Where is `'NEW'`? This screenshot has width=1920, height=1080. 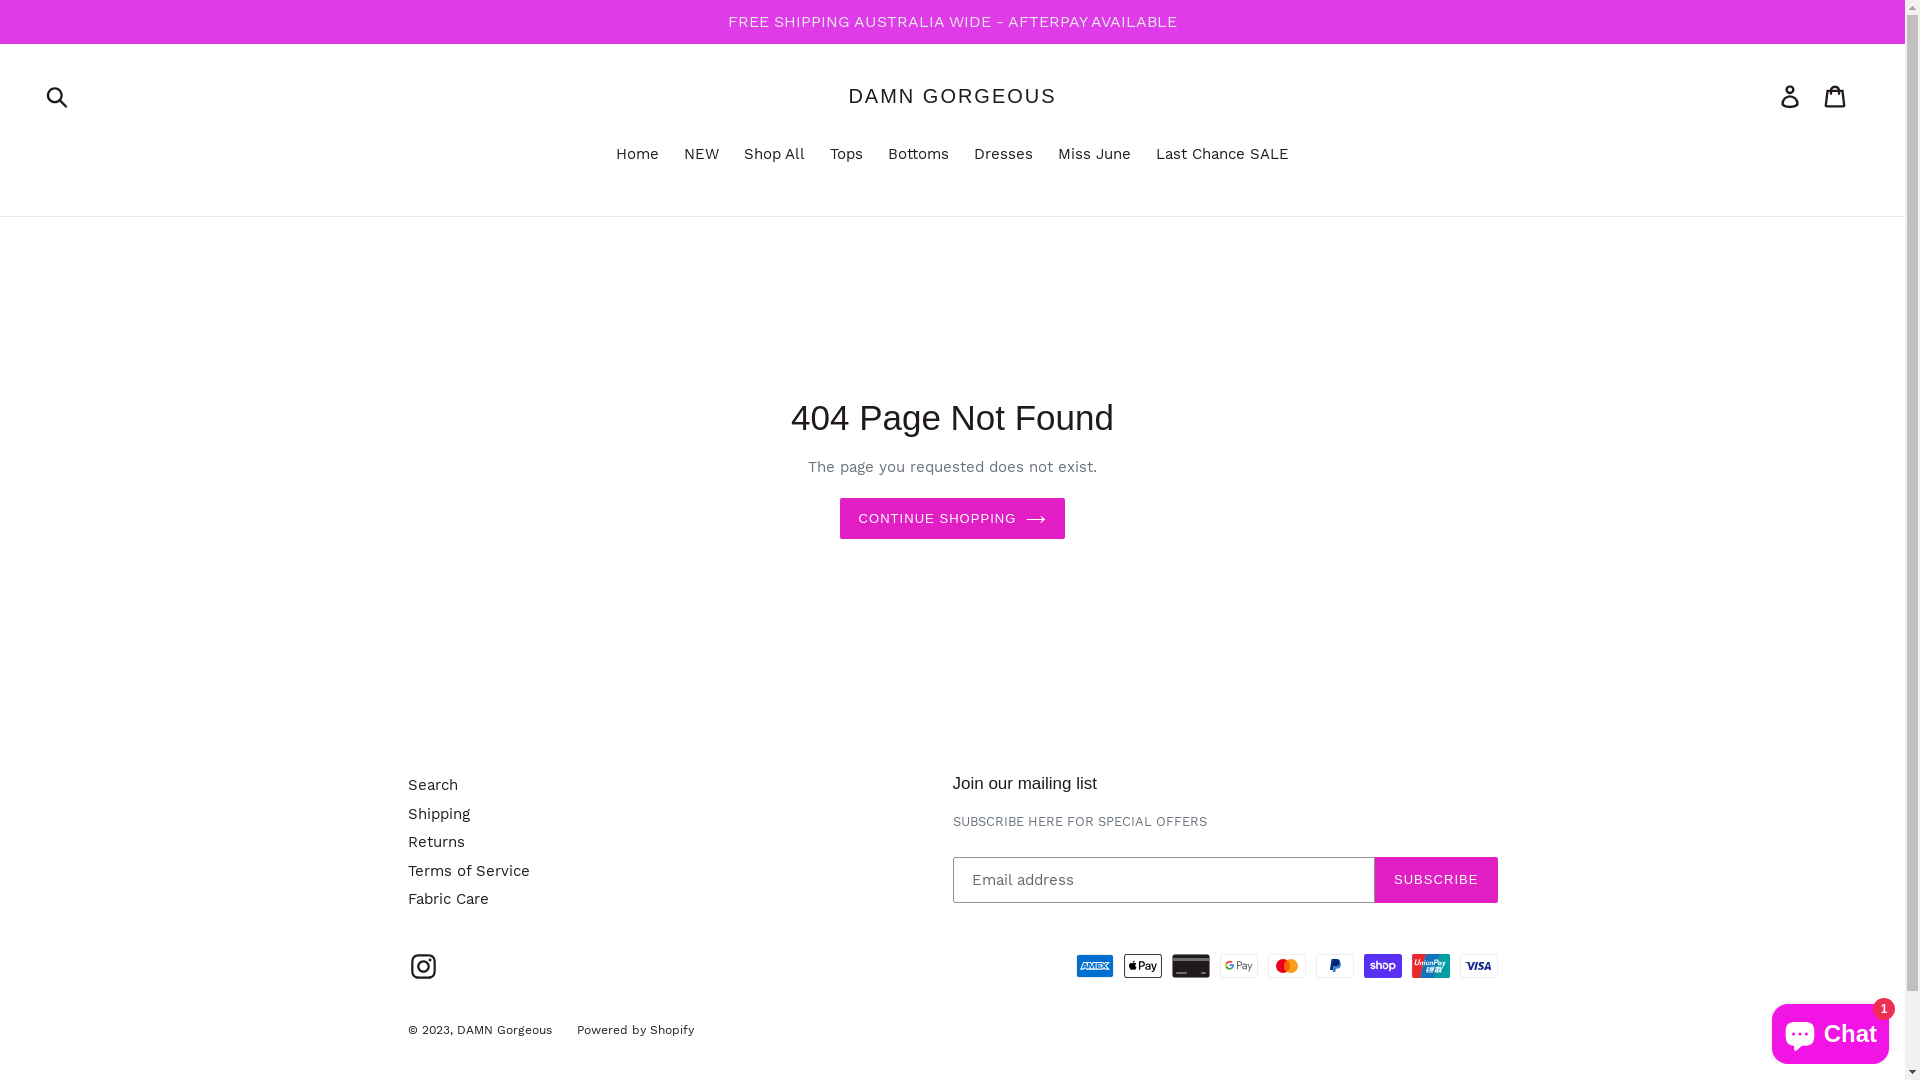 'NEW' is located at coordinates (701, 154).